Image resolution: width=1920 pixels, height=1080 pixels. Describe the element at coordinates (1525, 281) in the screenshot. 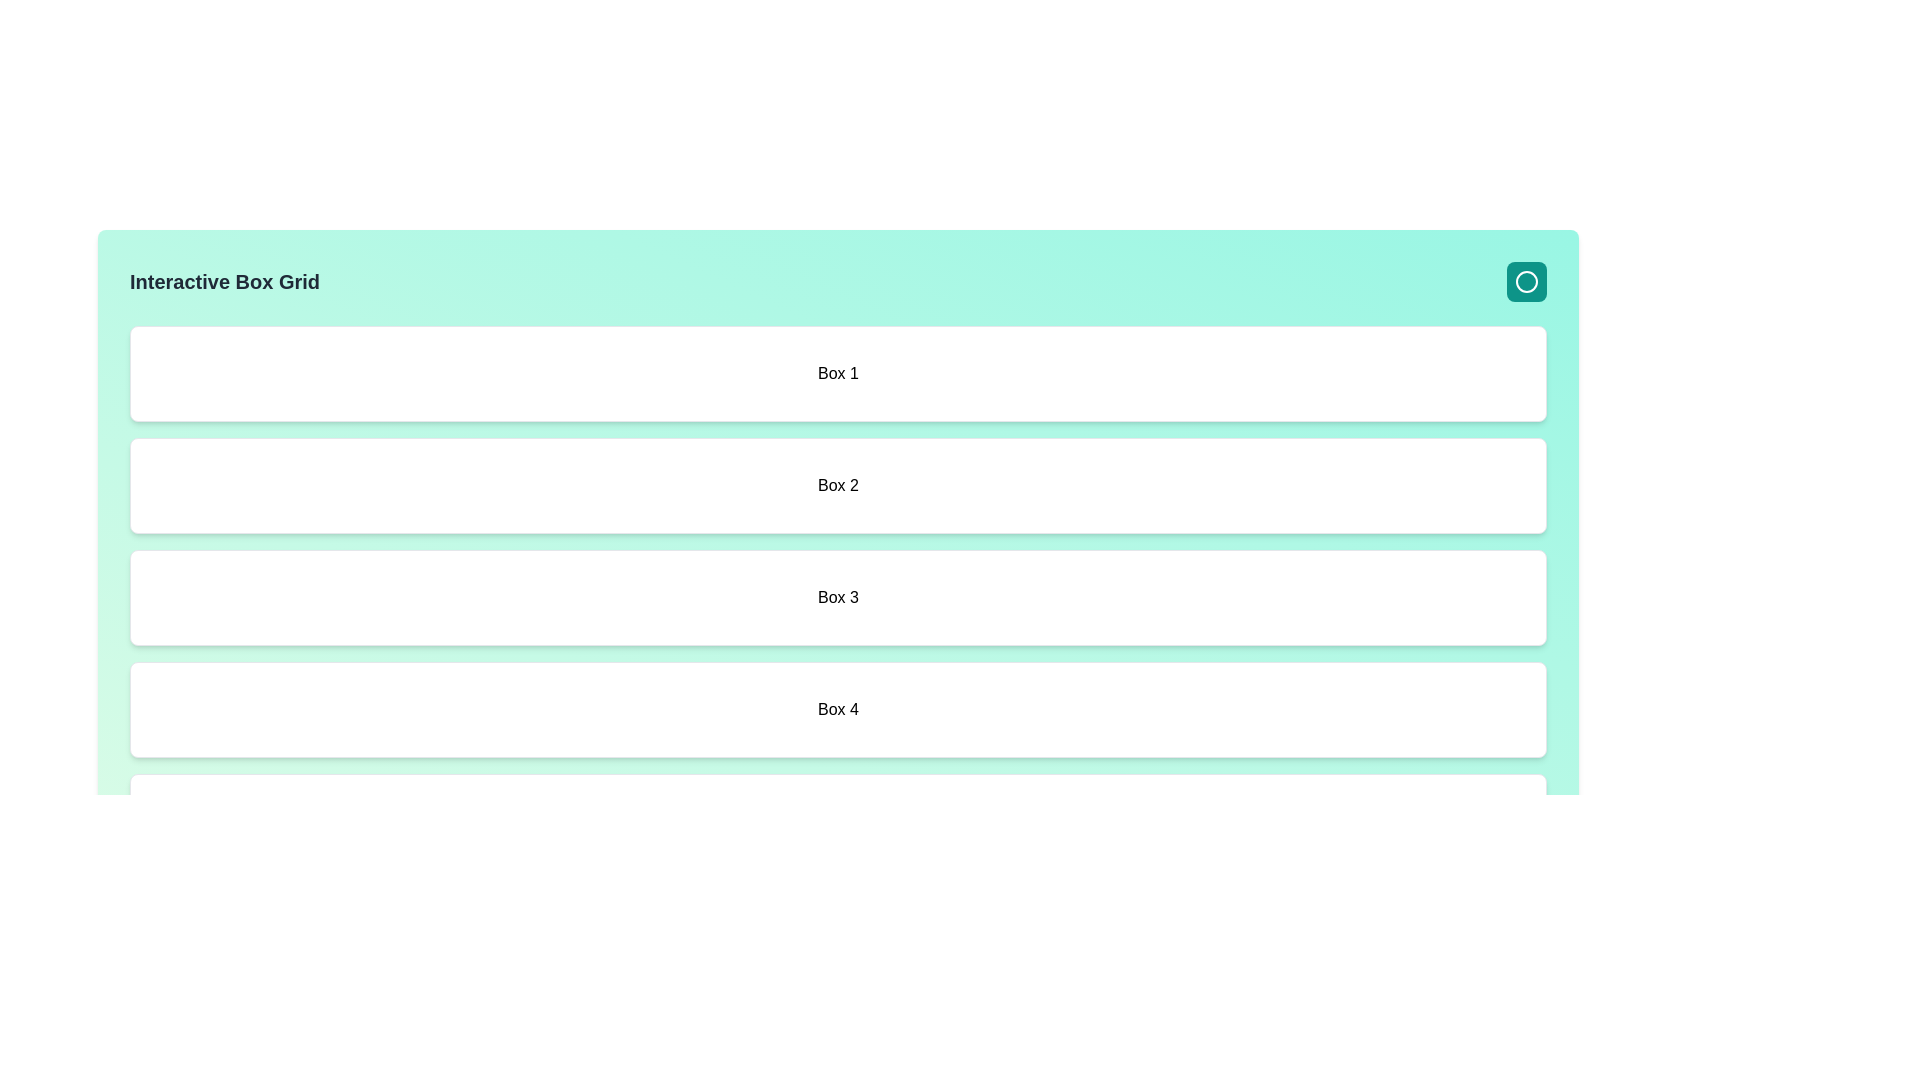

I see `the circular icon with a prominent teal outline located in the top-right corner of the interface, inside a teal background button` at that location.